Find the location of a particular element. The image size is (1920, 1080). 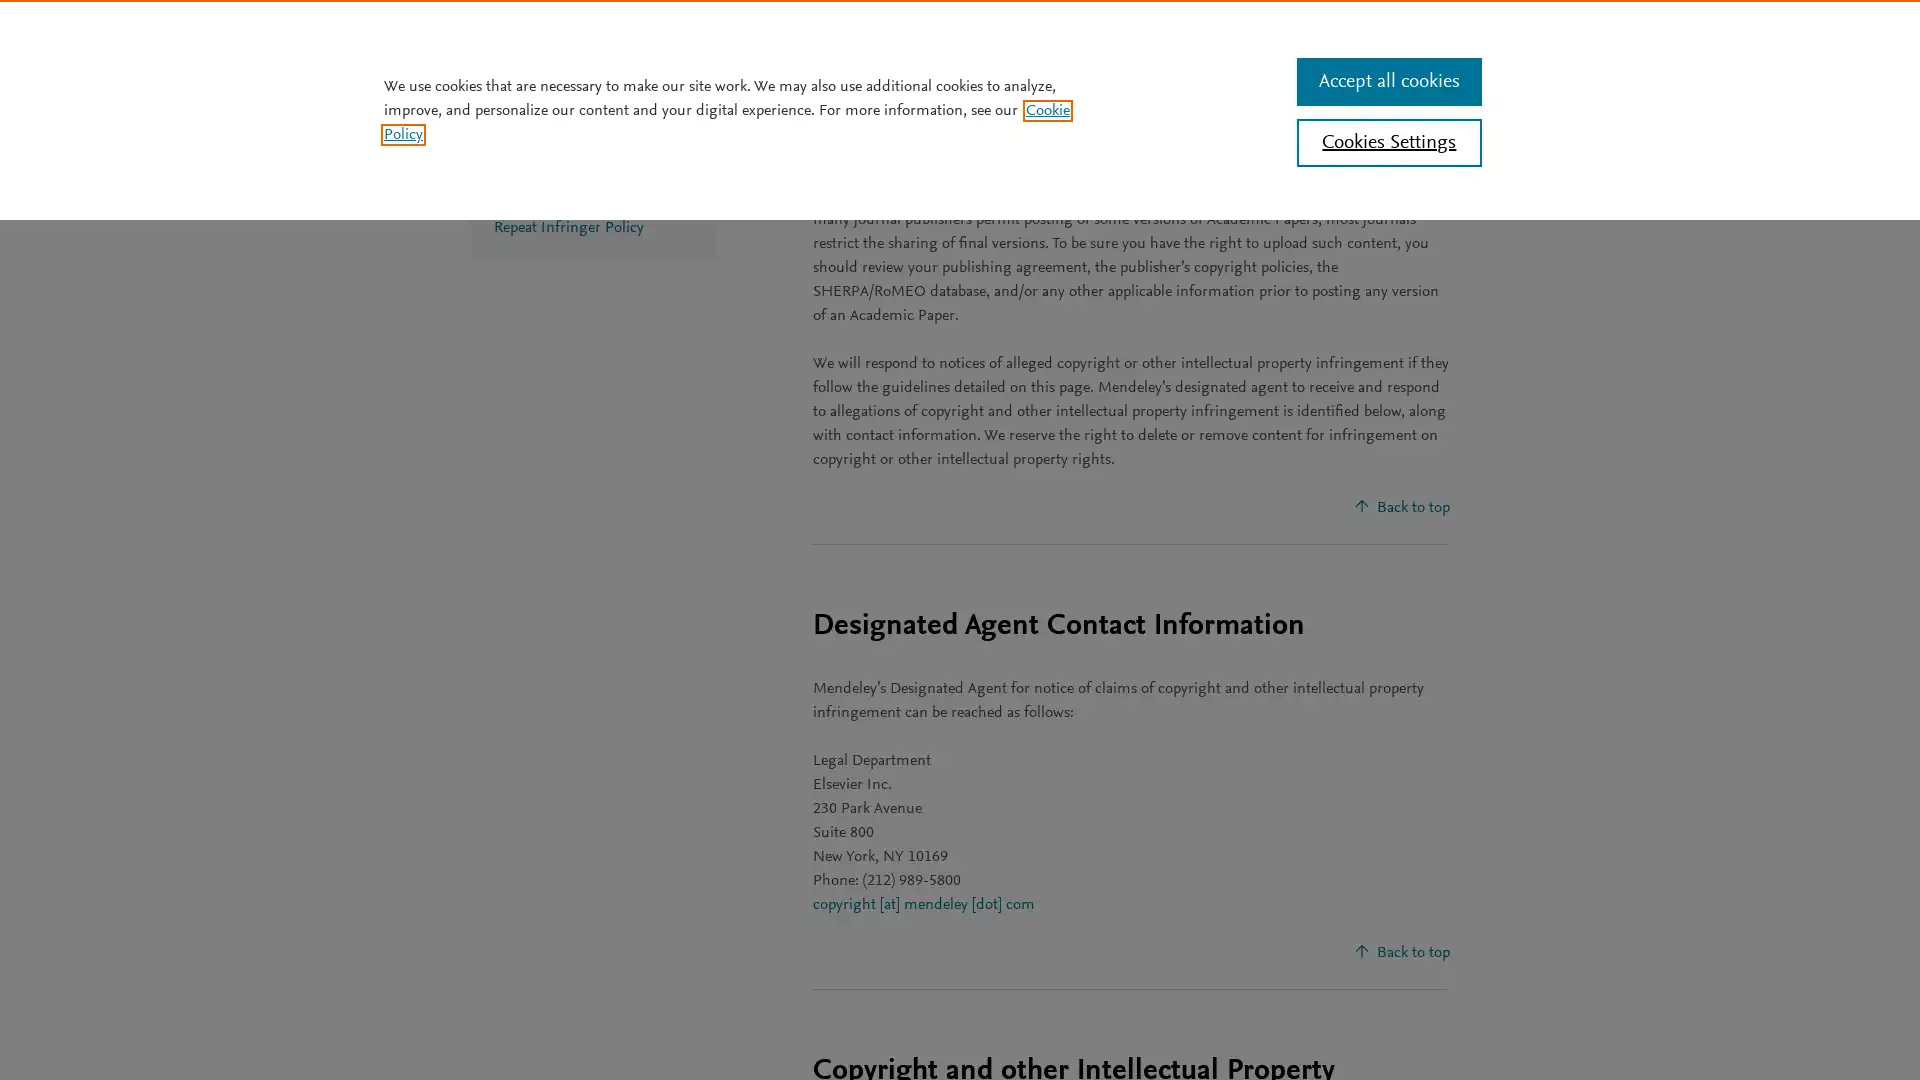

Accept all cookies is located at coordinates (1387, 80).